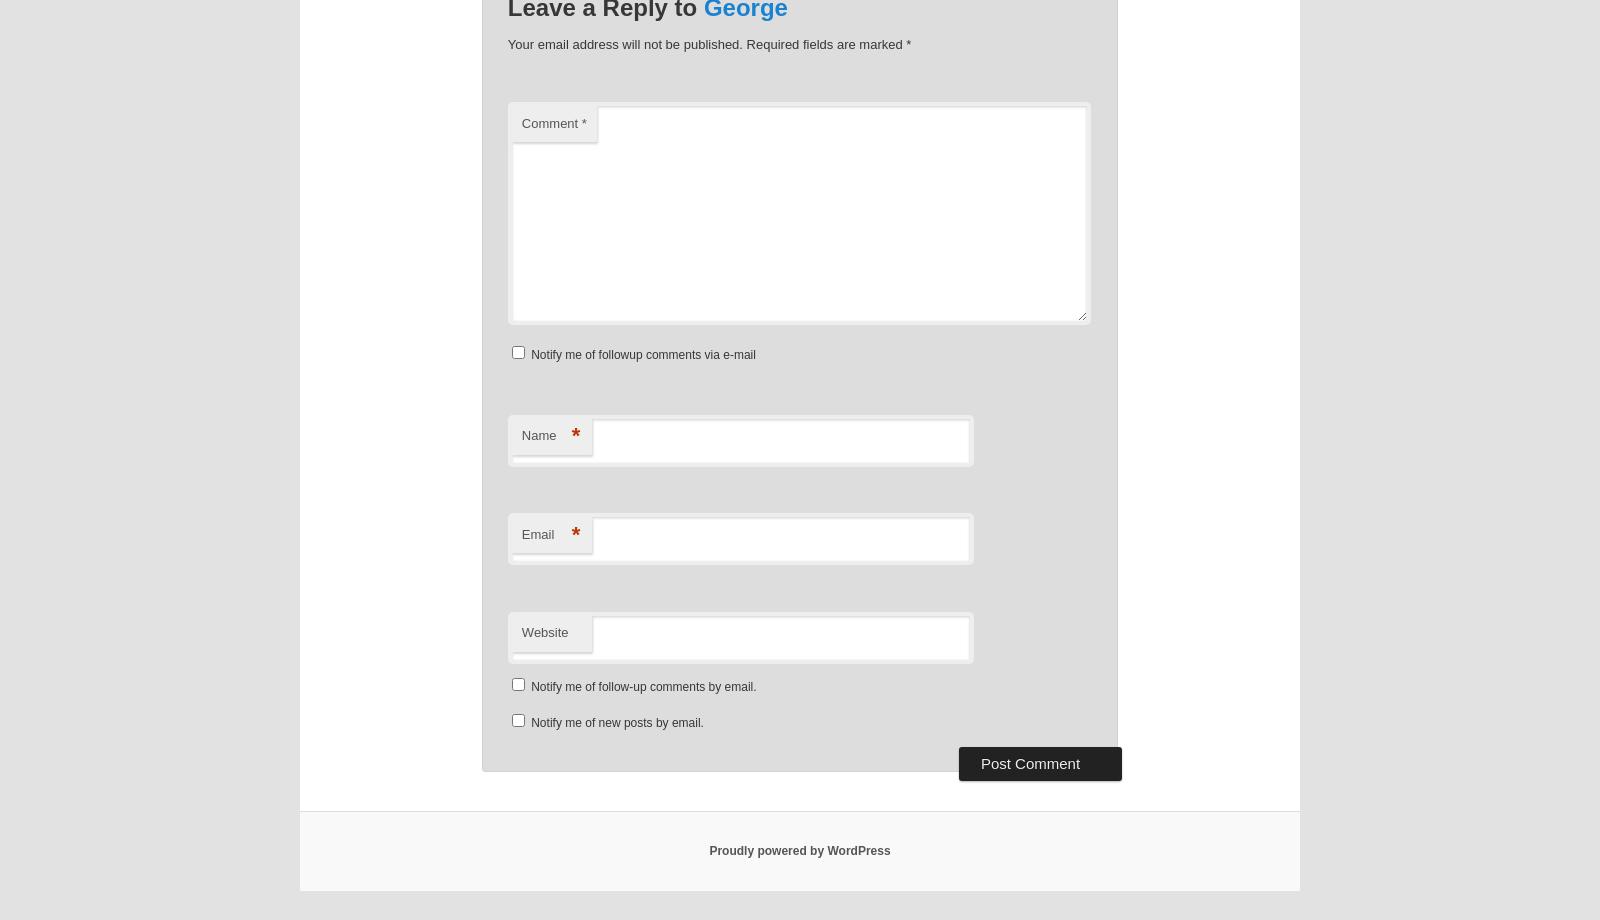 Image resolution: width=1600 pixels, height=920 pixels. What do you see at coordinates (643, 685) in the screenshot?
I see `'Notify me of follow-up comments by email.'` at bounding box center [643, 685].